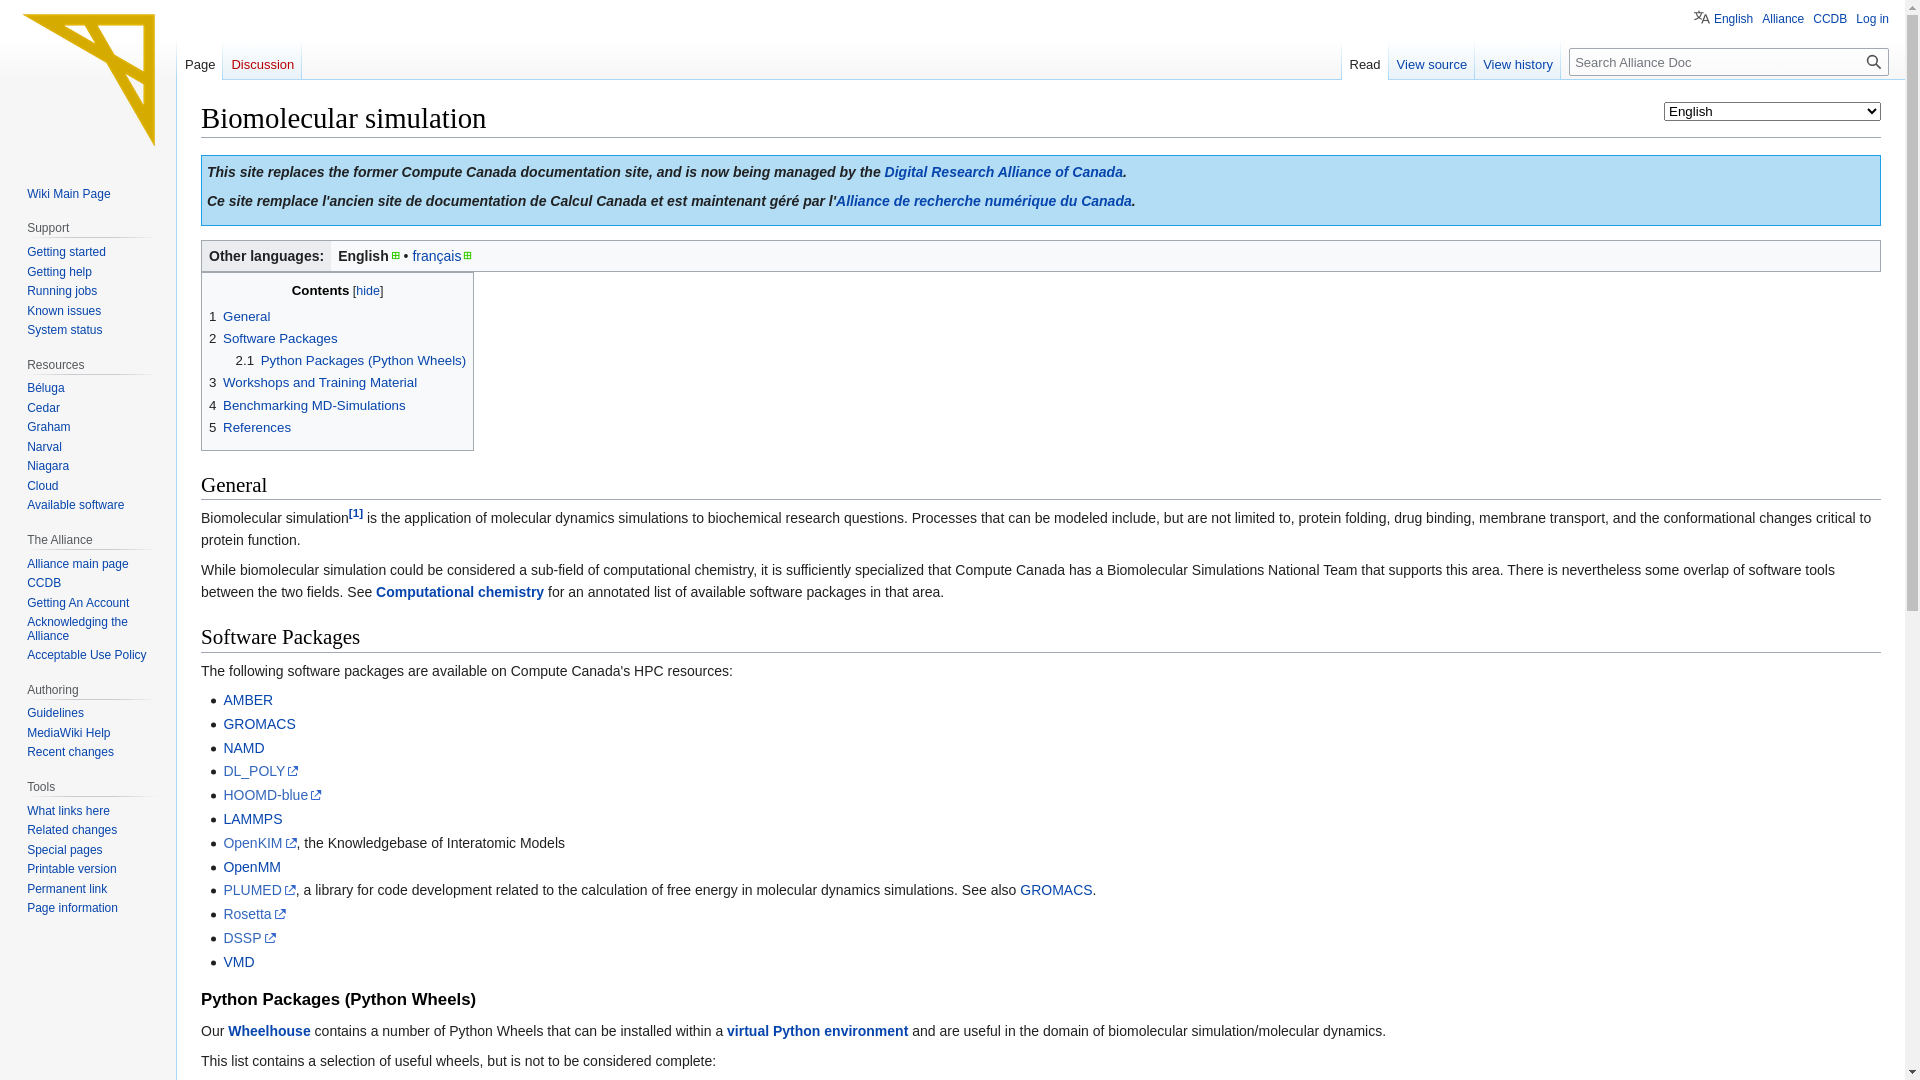 This screenshot has width=1920, height=1080. What do you see at coordinates (222, 960) in the screenshot?
I see `'VMD'` at bounding box center [222, 960].